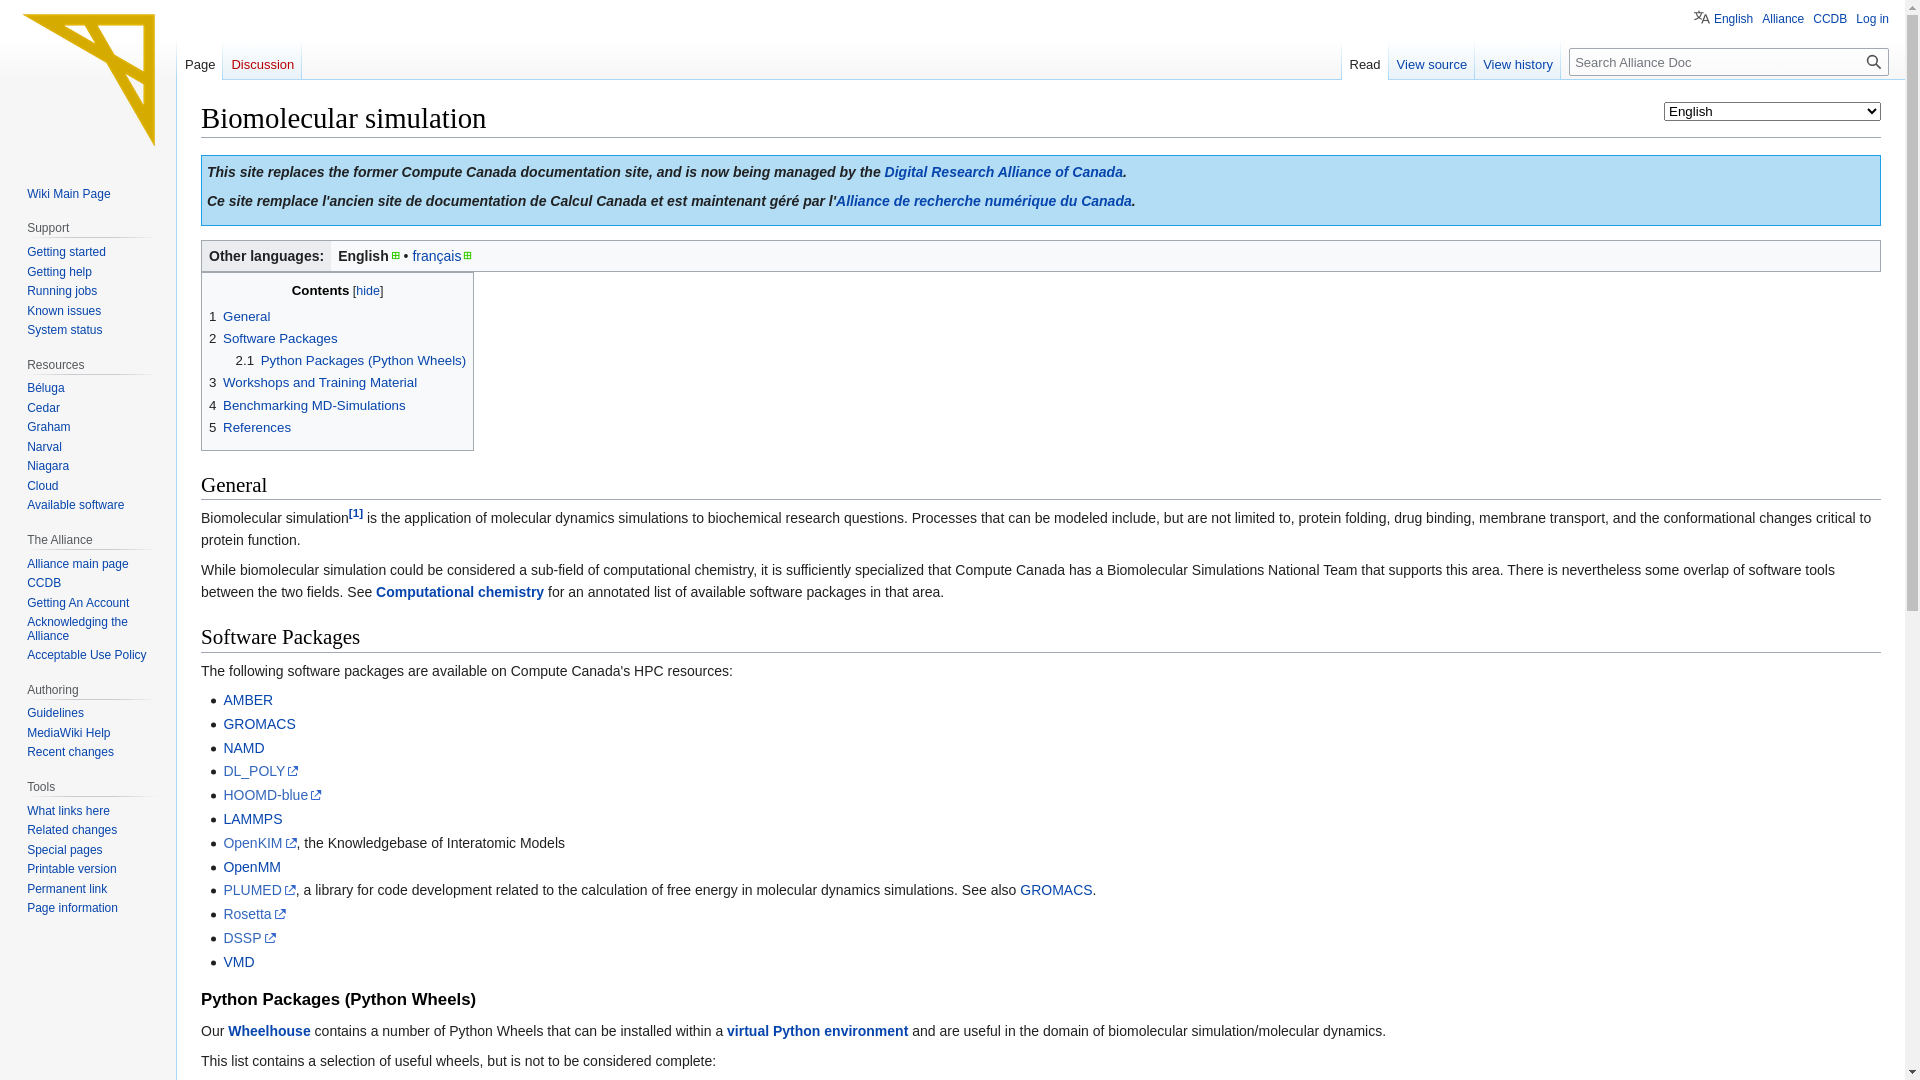 This screenshot has width=1920, height=1080. What do you see at coordinates (222, 960) in the screenshot?
I see `'VMD'` at bounding box center [222, 960].